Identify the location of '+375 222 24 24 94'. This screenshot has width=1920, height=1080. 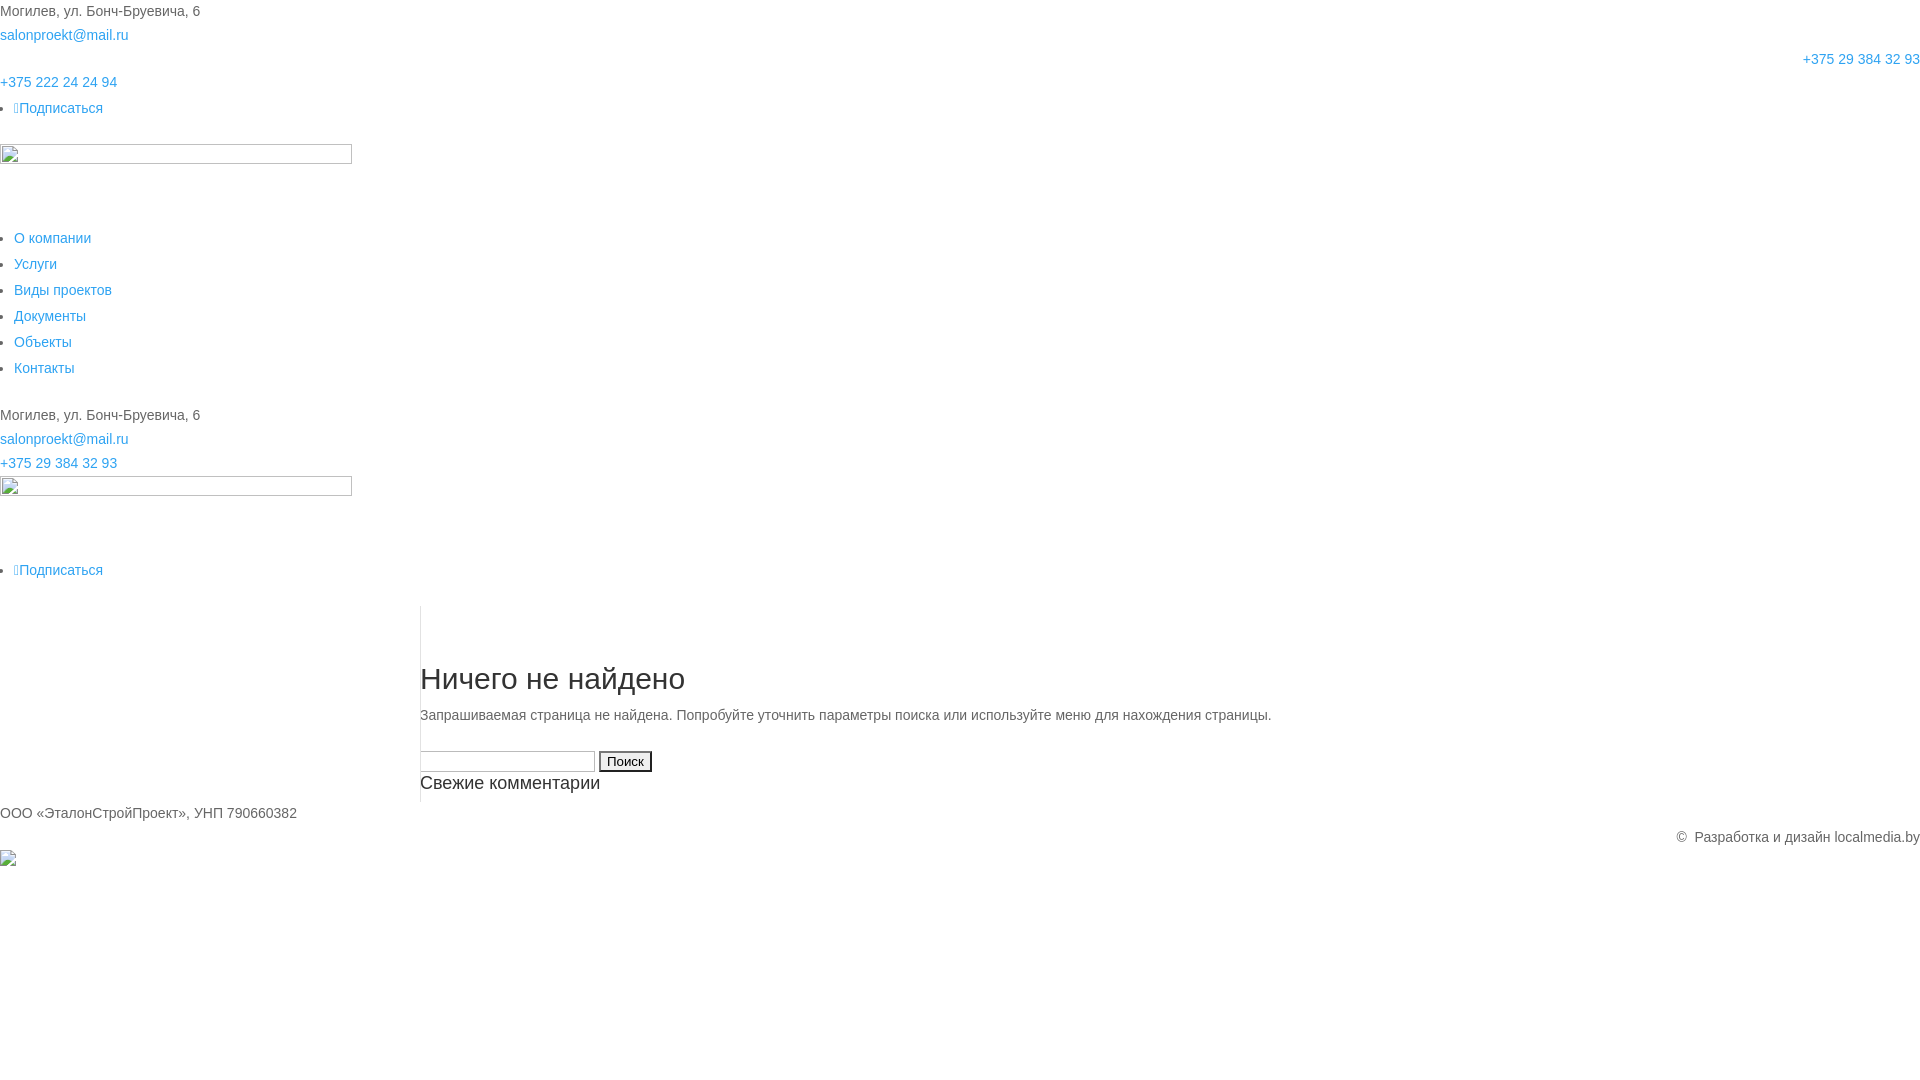
(58, 80).